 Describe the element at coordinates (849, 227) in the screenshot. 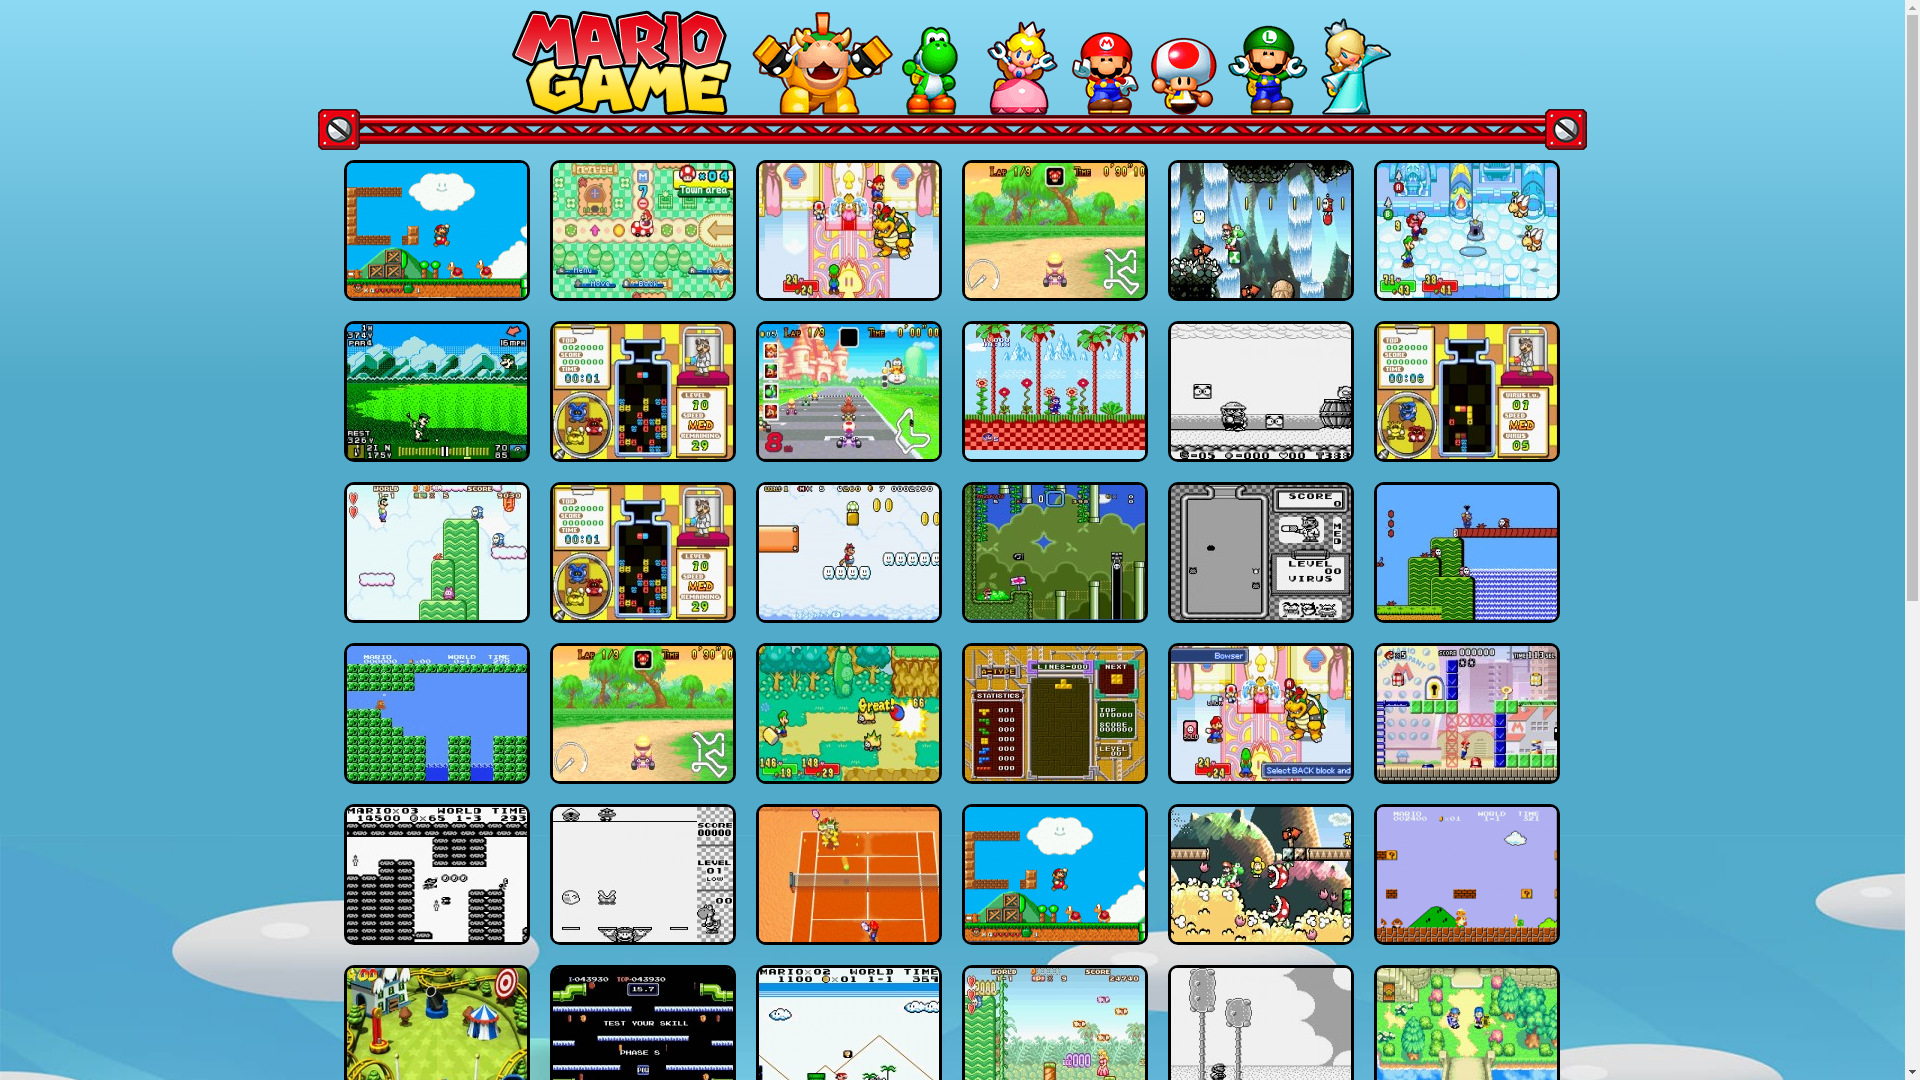

I see `'Mario & Luigi Superstar Saga Plus(v1.5)'` at that location.